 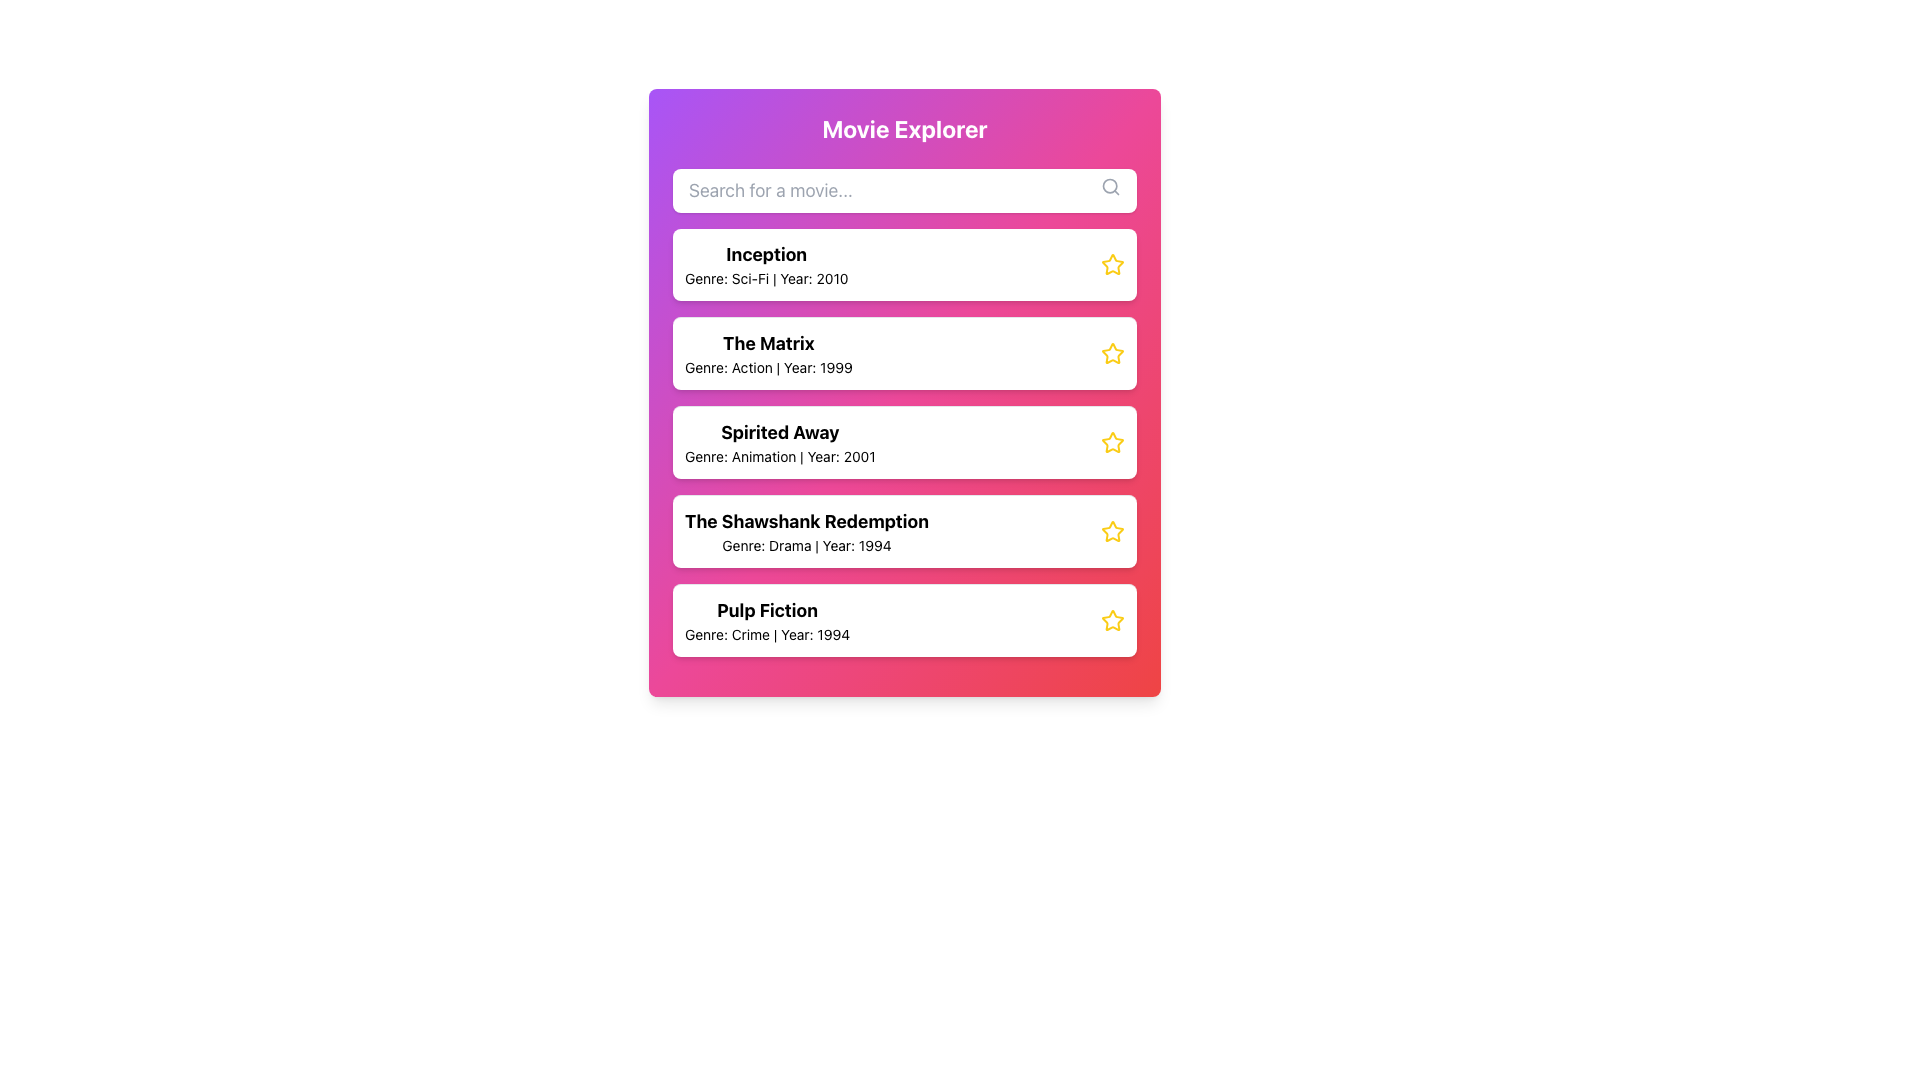 What do you see at coordinates (1112, 353) in the screenshot?
I see `the yellow star-shaped icon located at the right end of the list item labeled 'The Matrix'` at bounding box center [1112, 353].